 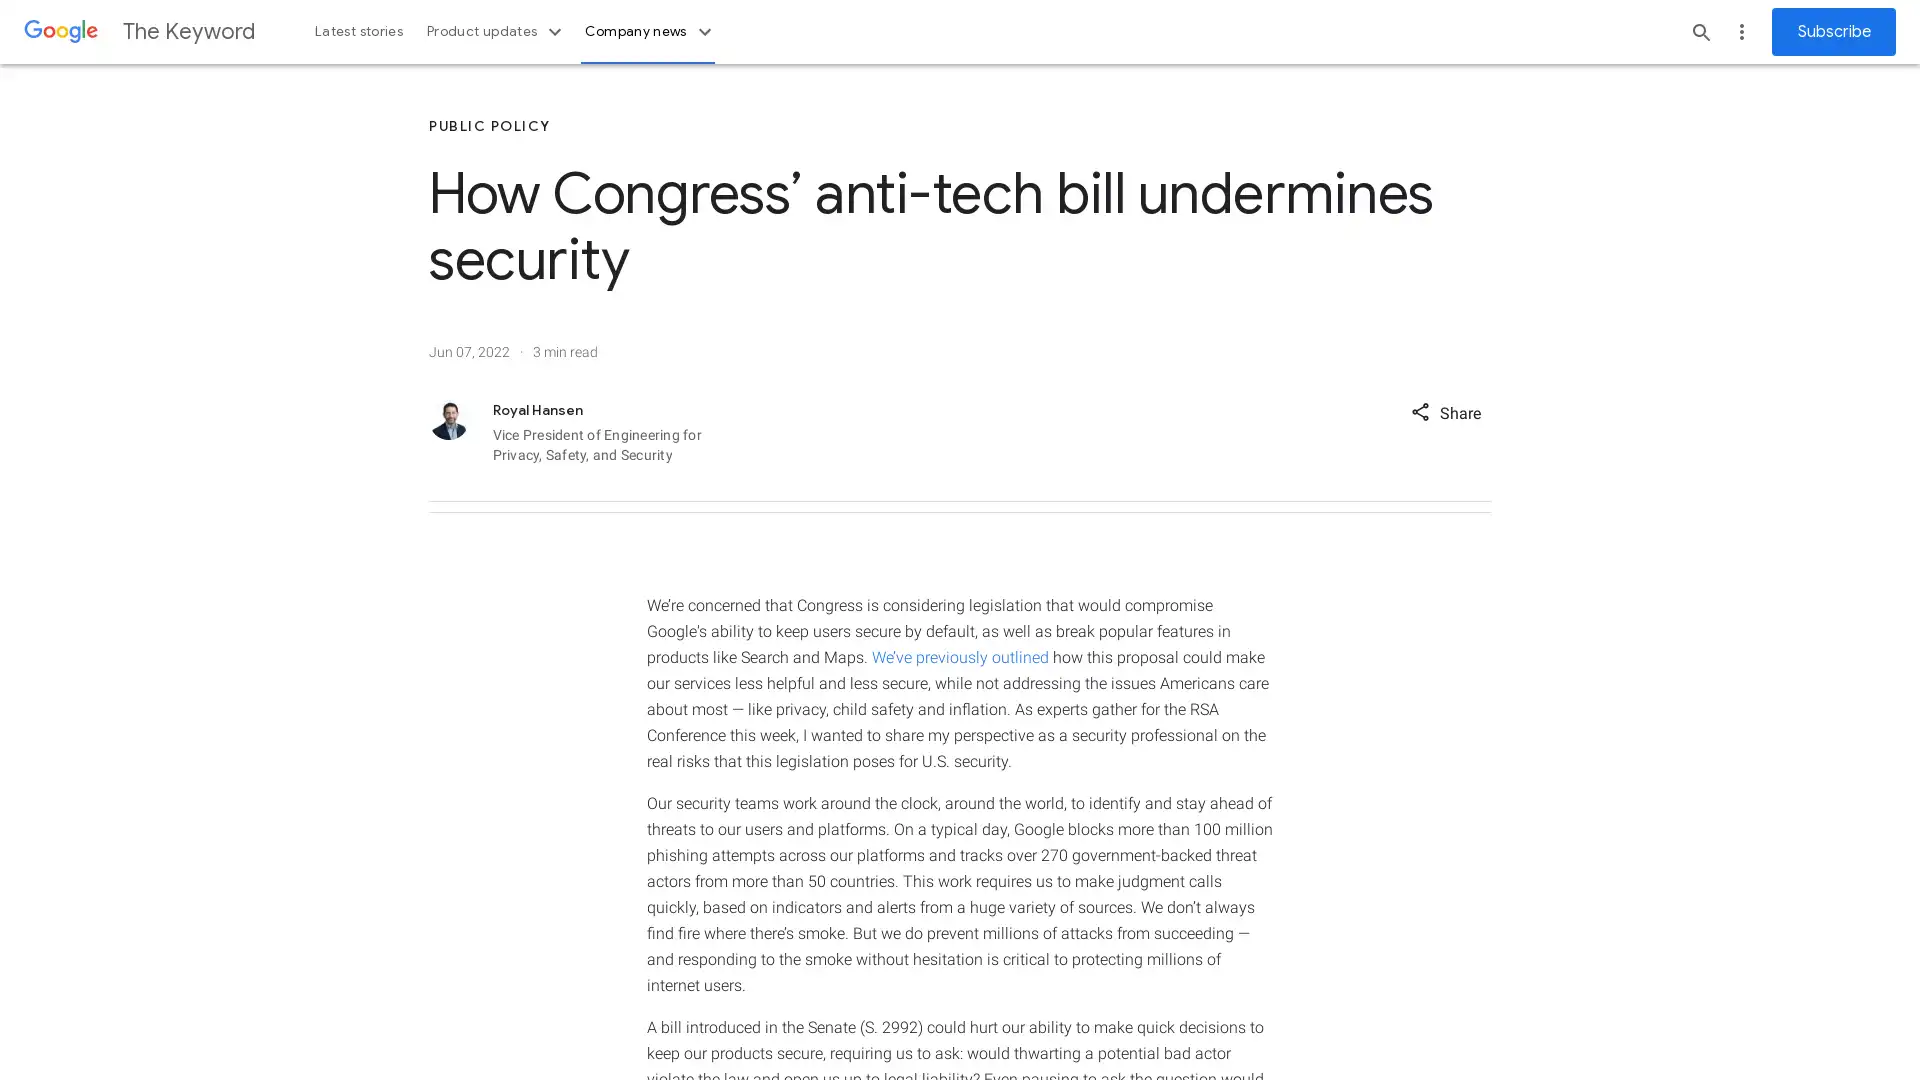 I want to click on Secondary menu, so click(x=1741, y=31).